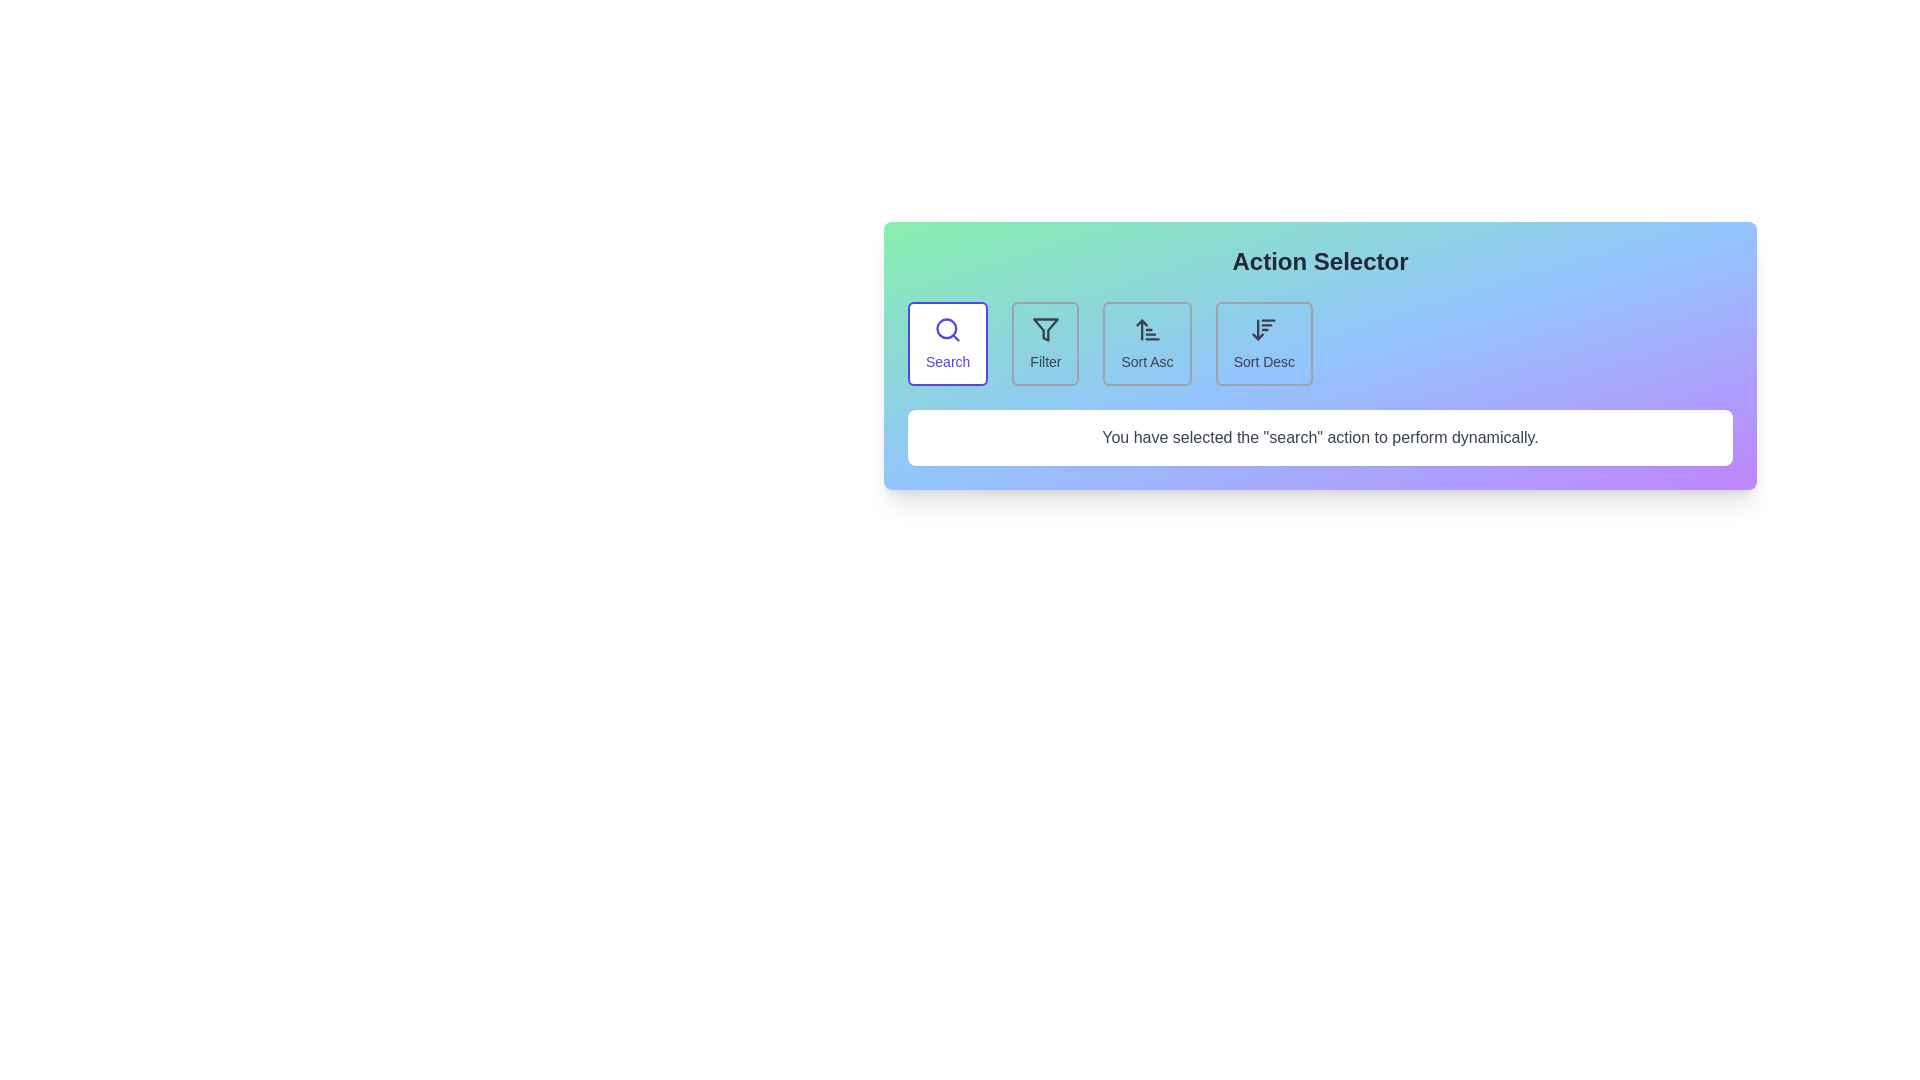 Image resolution: width=1920 pixels, height=1080 pixels. Describe the element at coordinates (1147, 362) in the screenshot. I see `text label that provides information about the 'Sort Asc' action, located at the bottom of the button-like structure representing this action` at that location.